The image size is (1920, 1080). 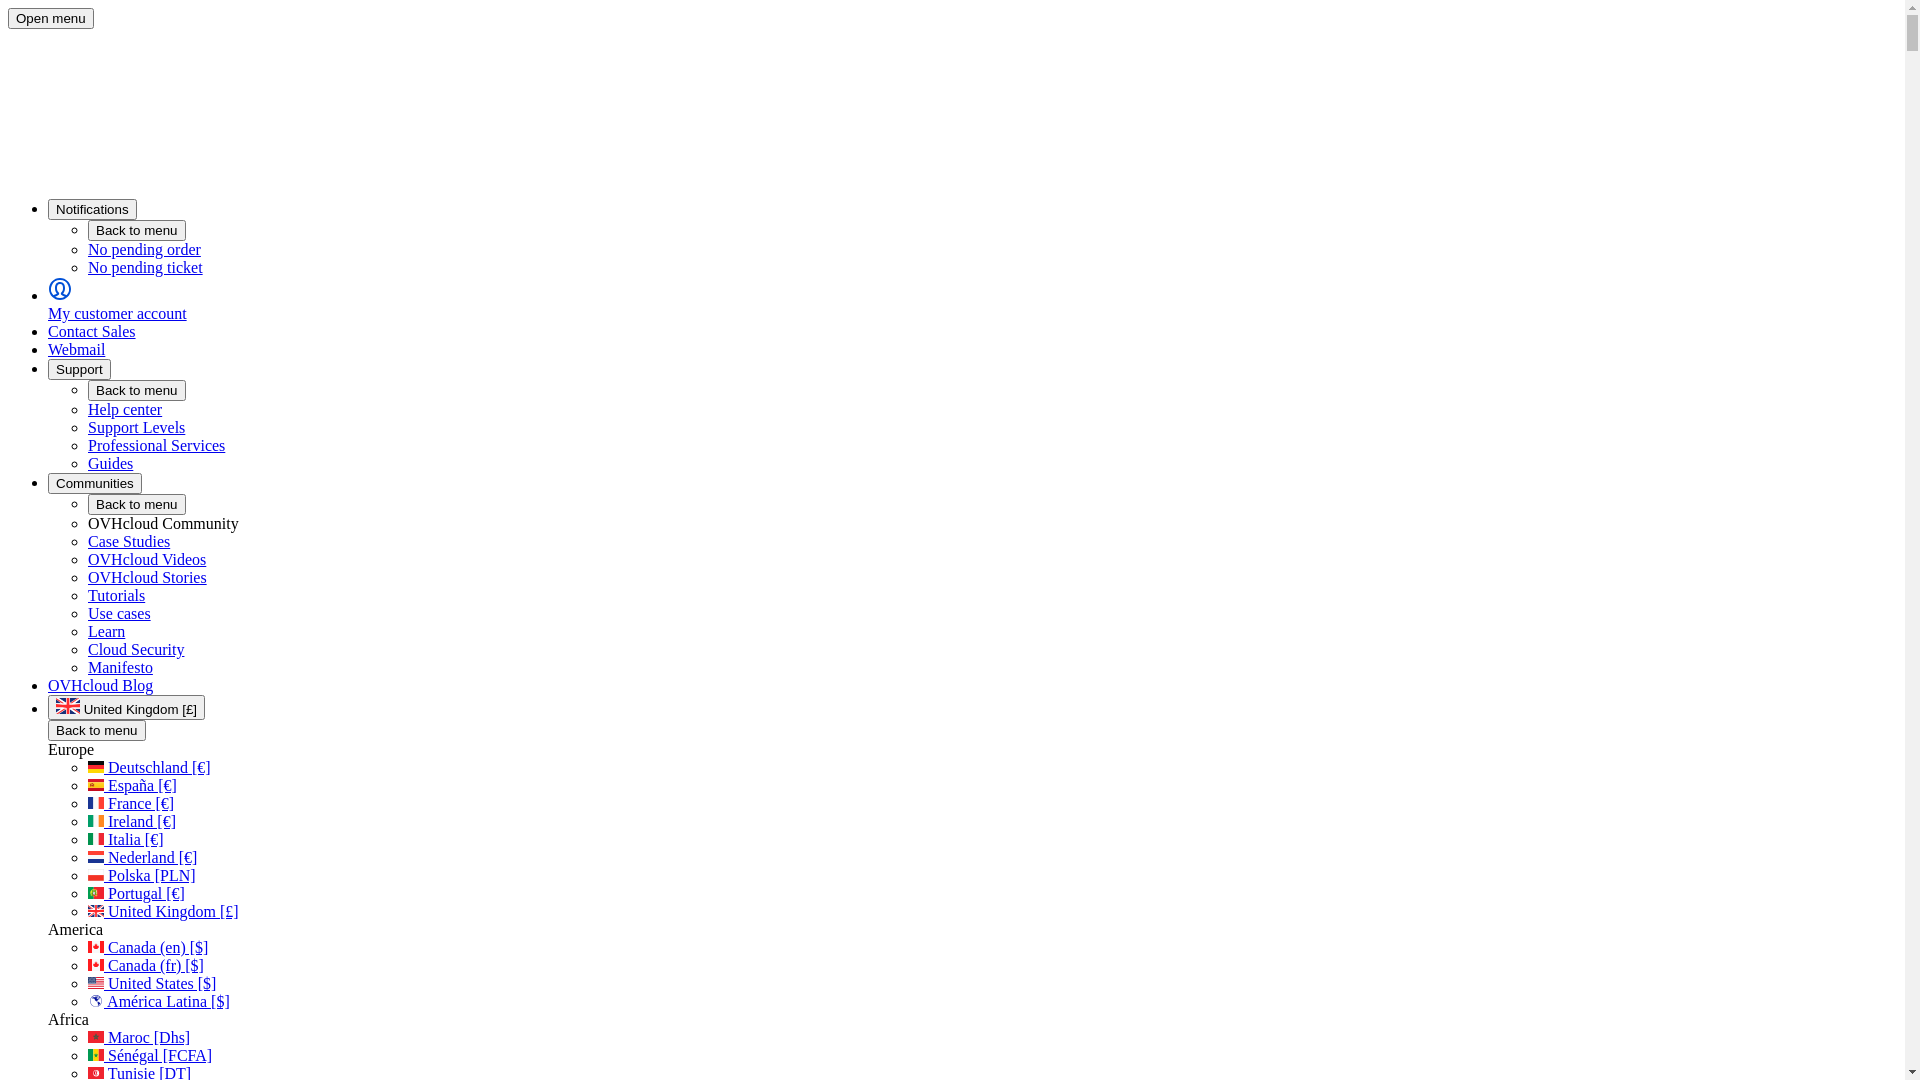 I want to click on 'Maroc [Dhs]', so click(x=138, y=1036).